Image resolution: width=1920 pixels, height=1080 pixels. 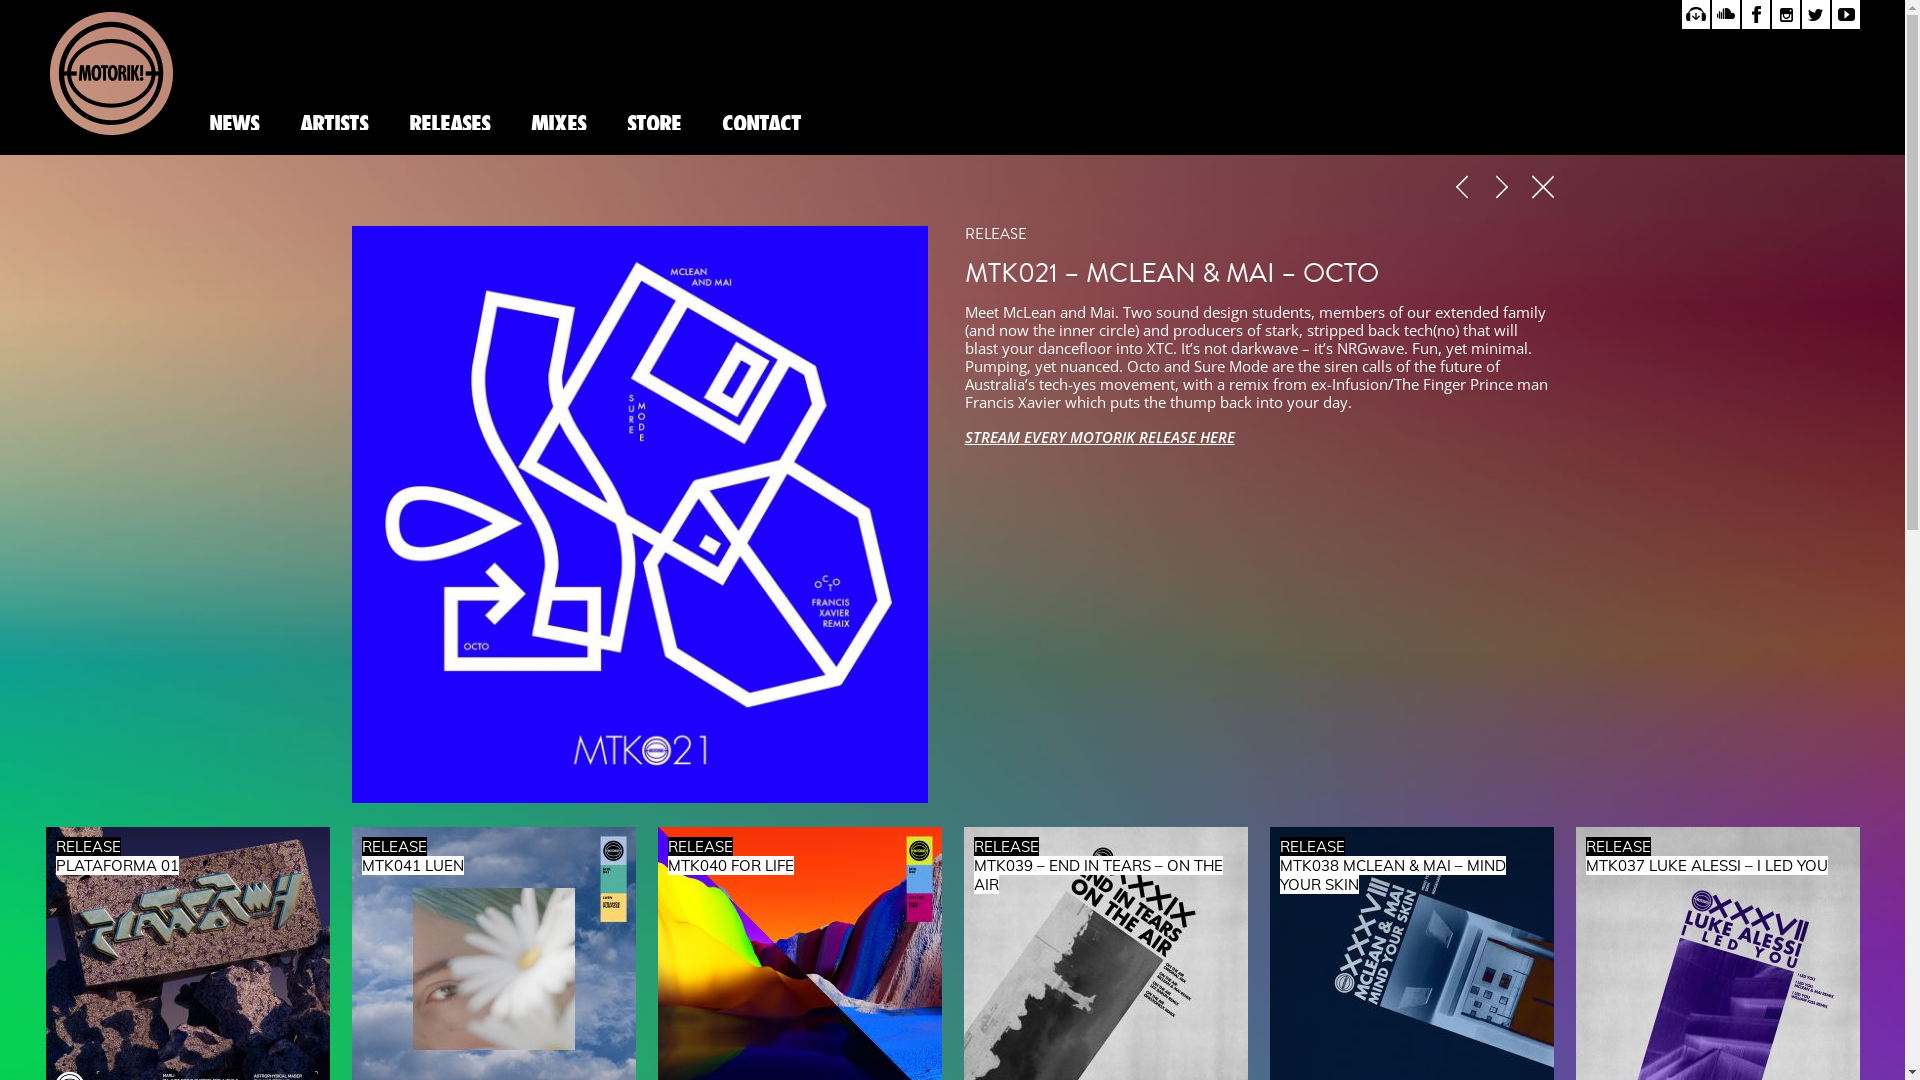 What do you see at coordinates (1815, 14) in the screenshot?
I see `'twitter'` at bounding box center [1815, 14].